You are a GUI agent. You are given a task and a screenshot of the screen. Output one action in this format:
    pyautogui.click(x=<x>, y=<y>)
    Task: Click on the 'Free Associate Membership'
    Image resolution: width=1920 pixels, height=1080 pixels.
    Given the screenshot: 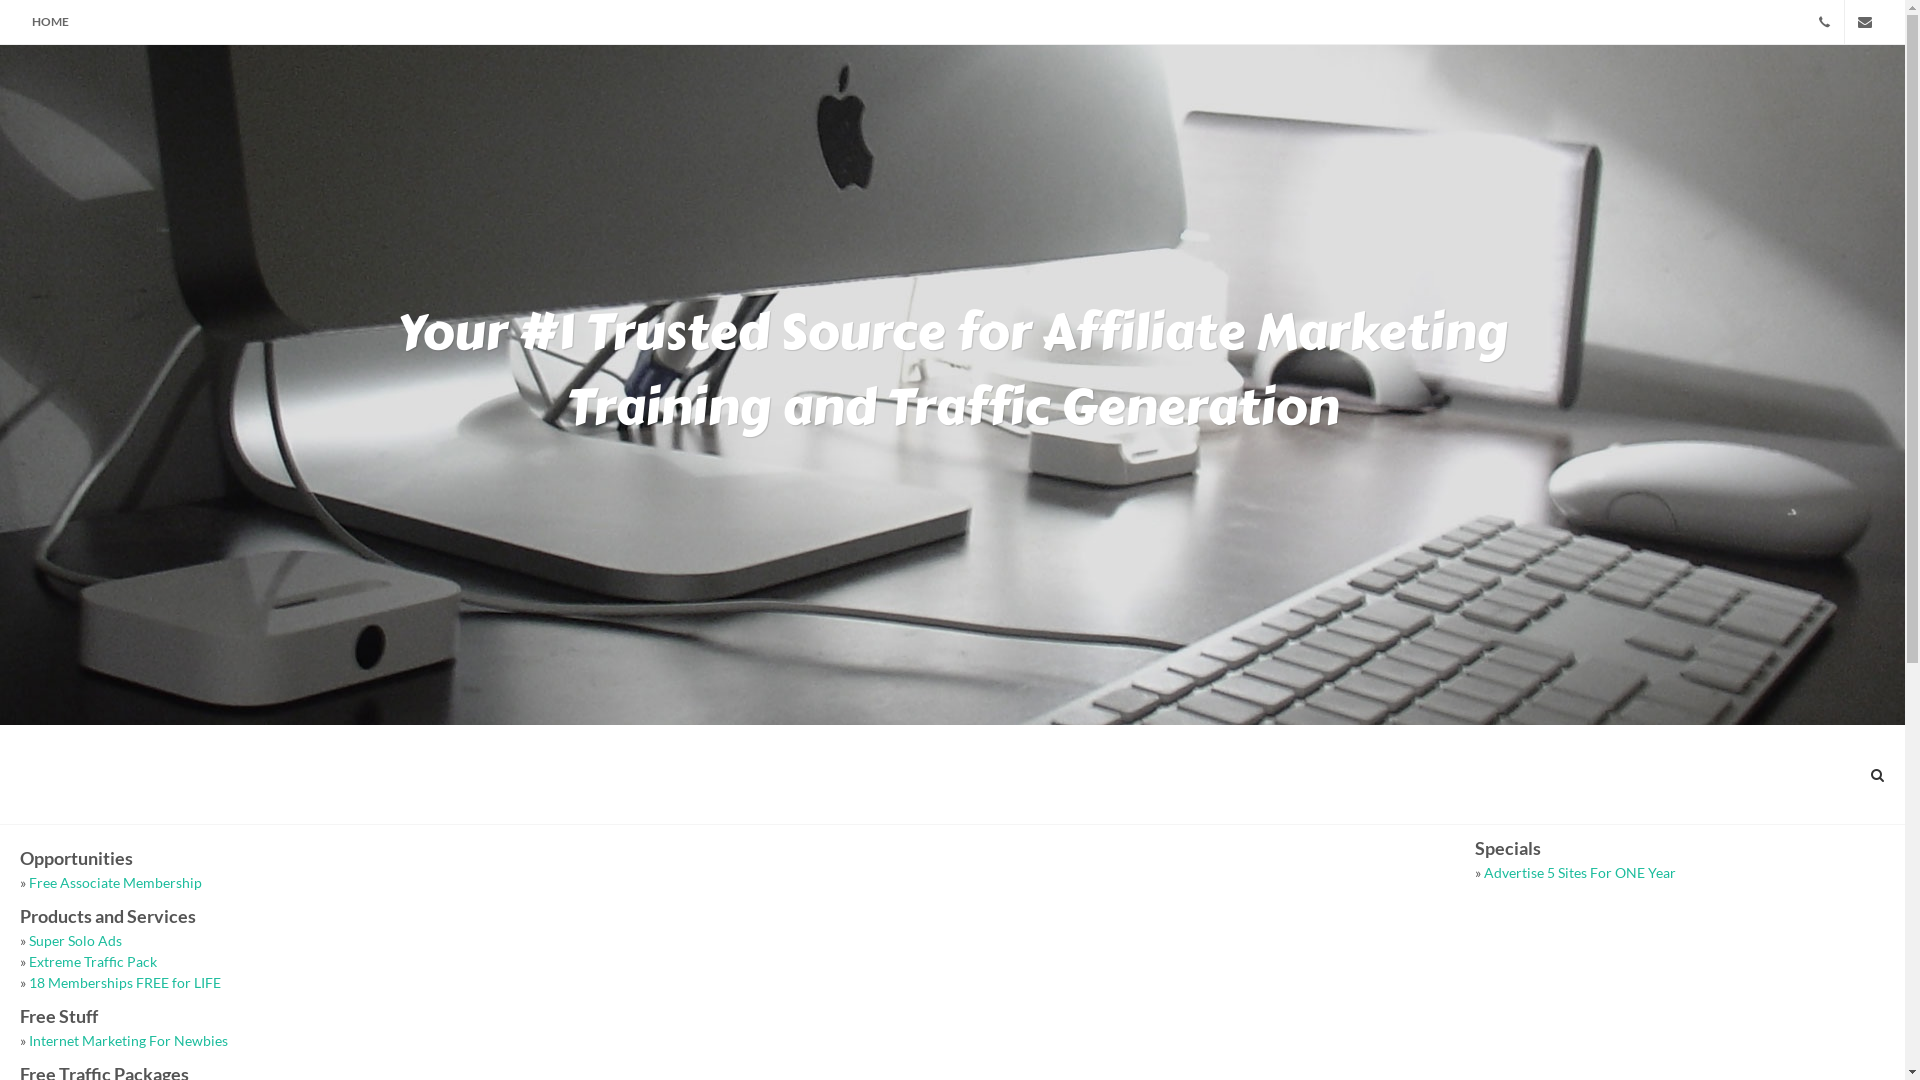 What is the action you would take?
    pyautogui.click(x=114, y=881)
    